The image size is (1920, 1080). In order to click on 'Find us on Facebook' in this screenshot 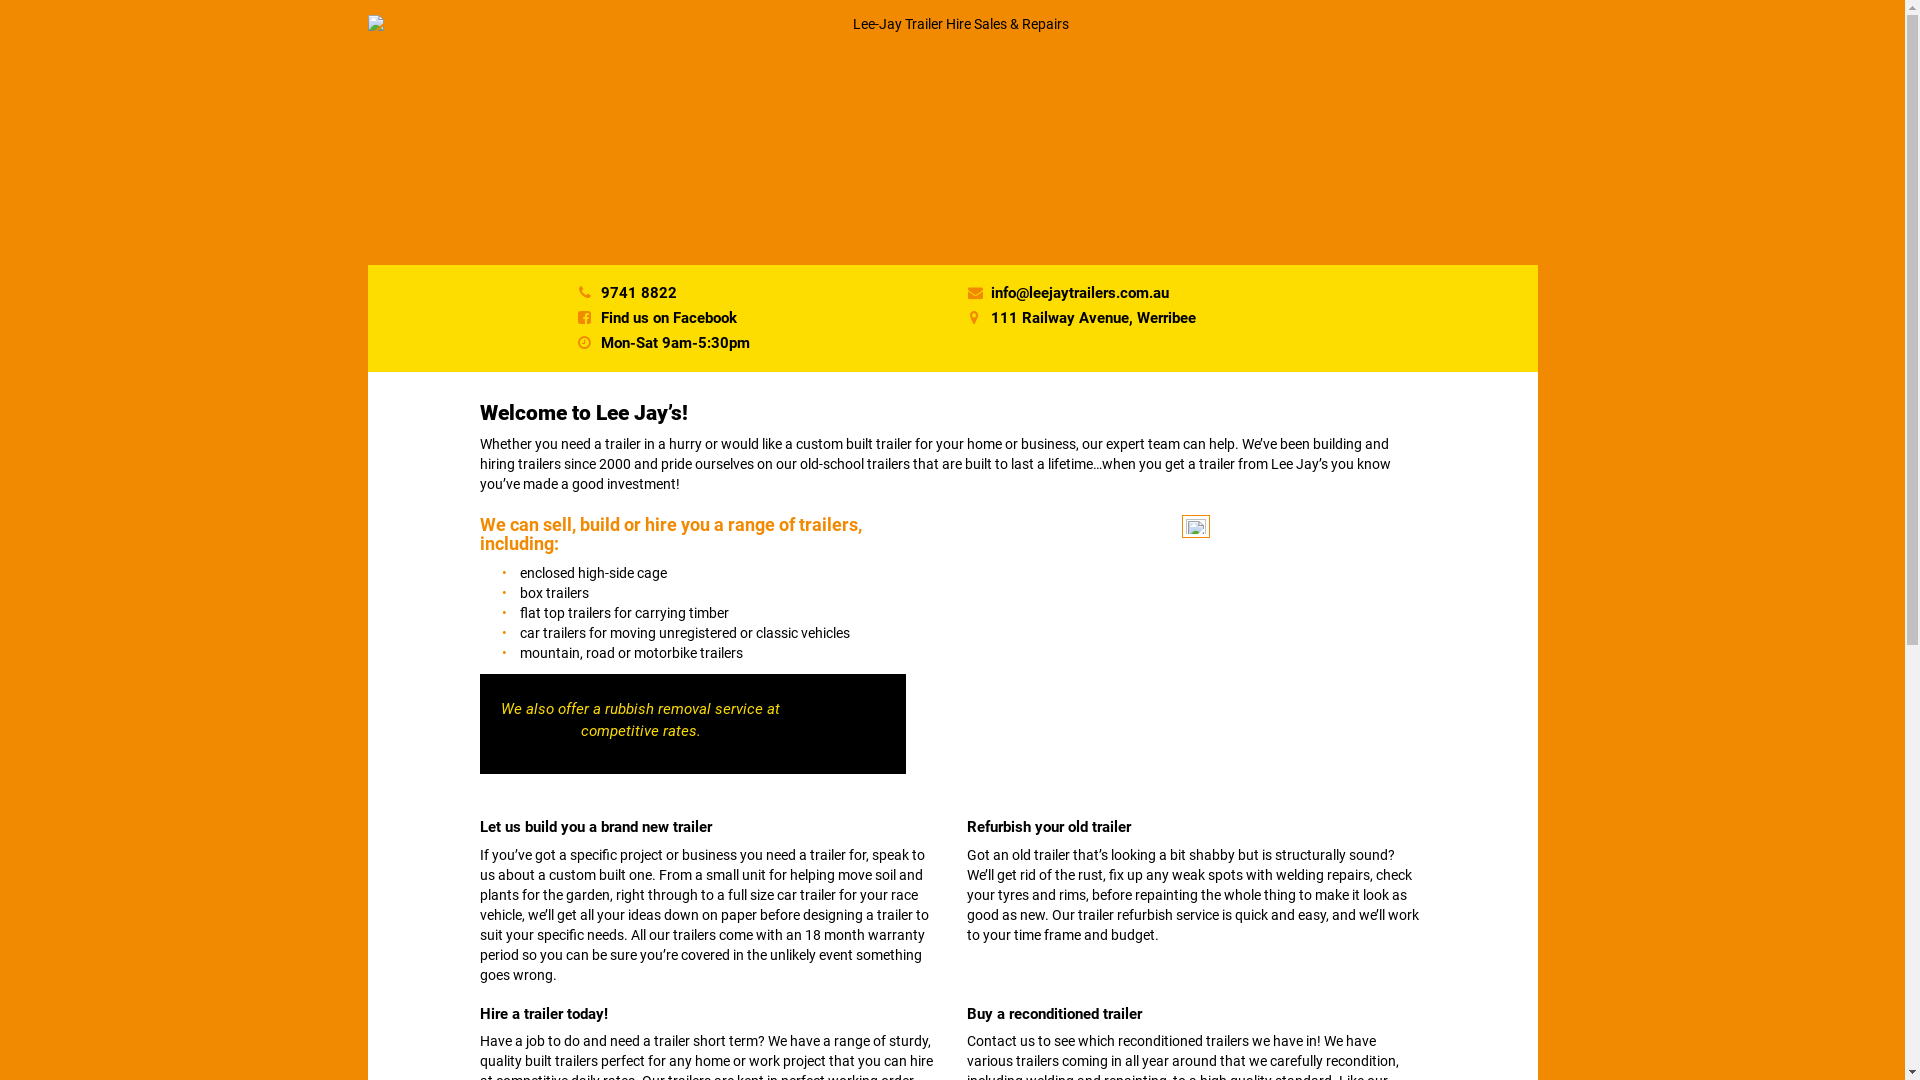, I will do `click(668, 316)`.